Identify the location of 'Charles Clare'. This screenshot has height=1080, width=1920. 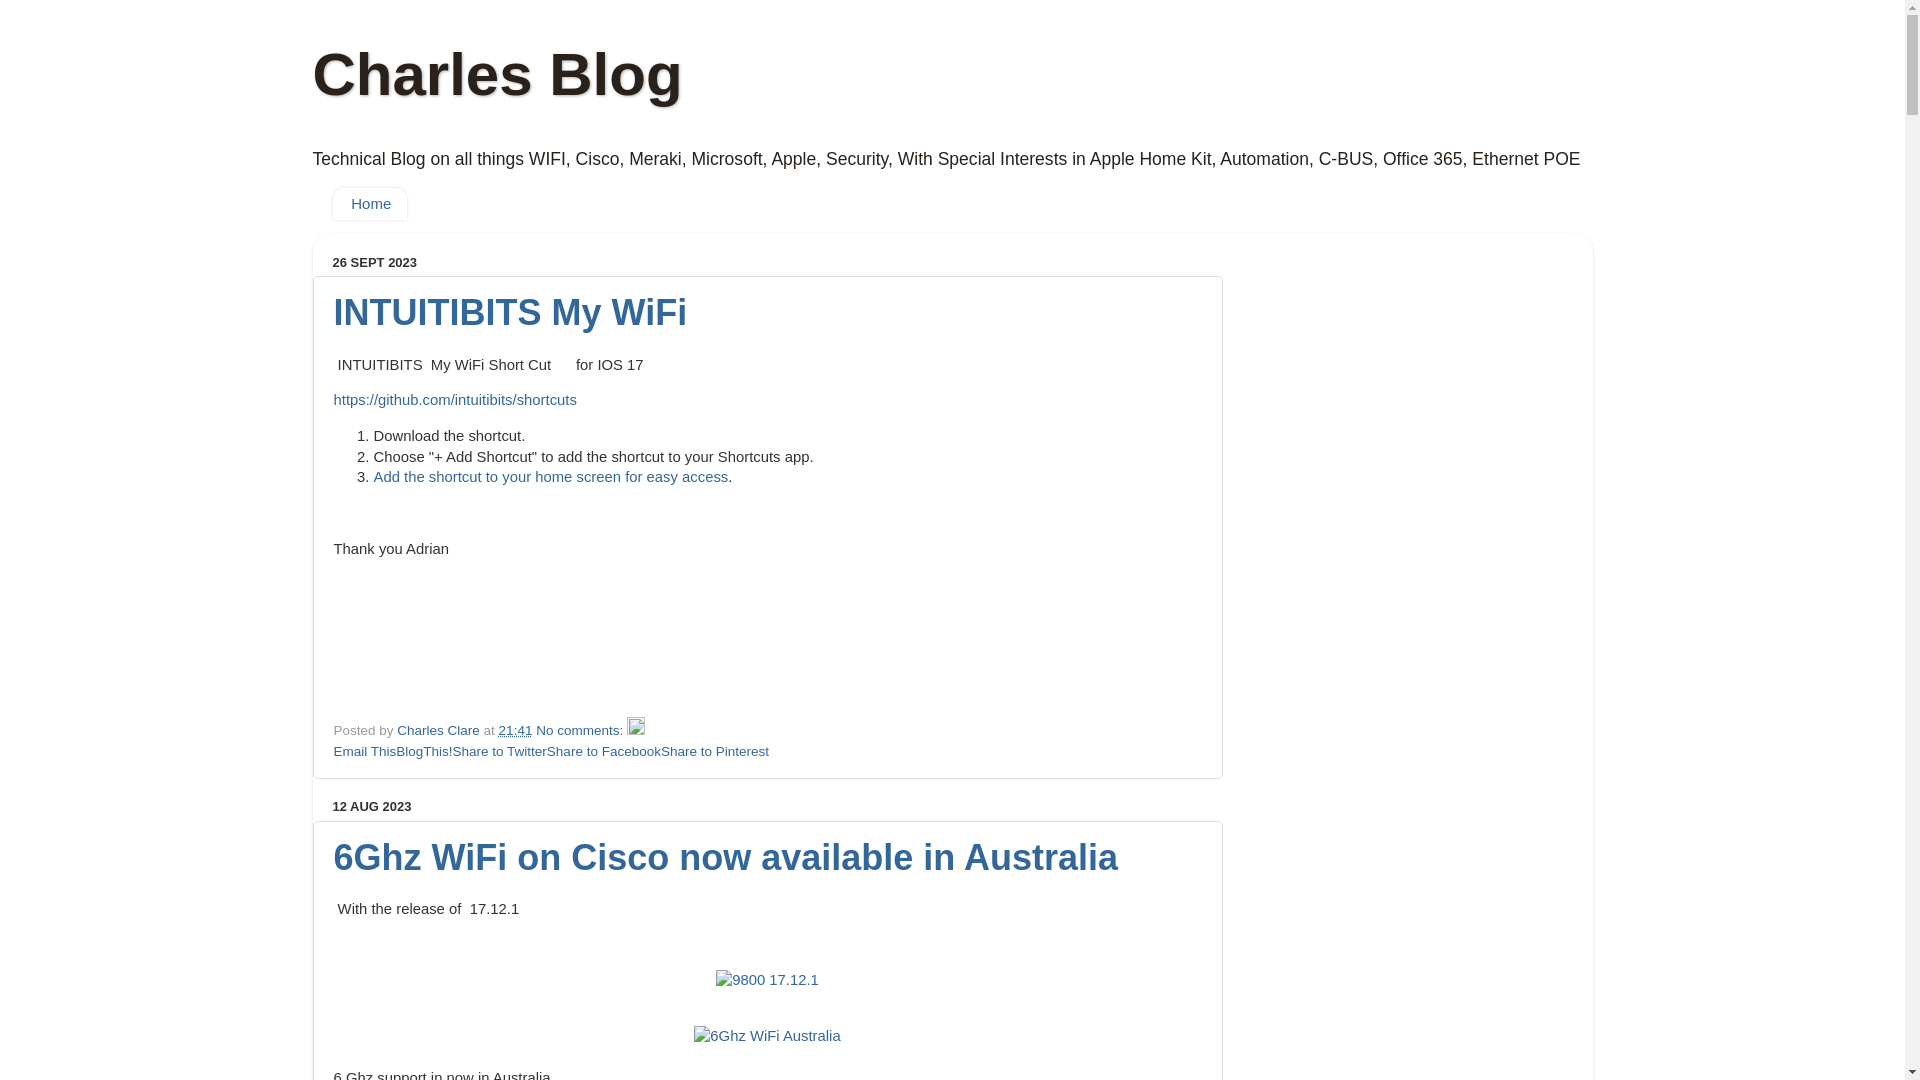
(439, 730).